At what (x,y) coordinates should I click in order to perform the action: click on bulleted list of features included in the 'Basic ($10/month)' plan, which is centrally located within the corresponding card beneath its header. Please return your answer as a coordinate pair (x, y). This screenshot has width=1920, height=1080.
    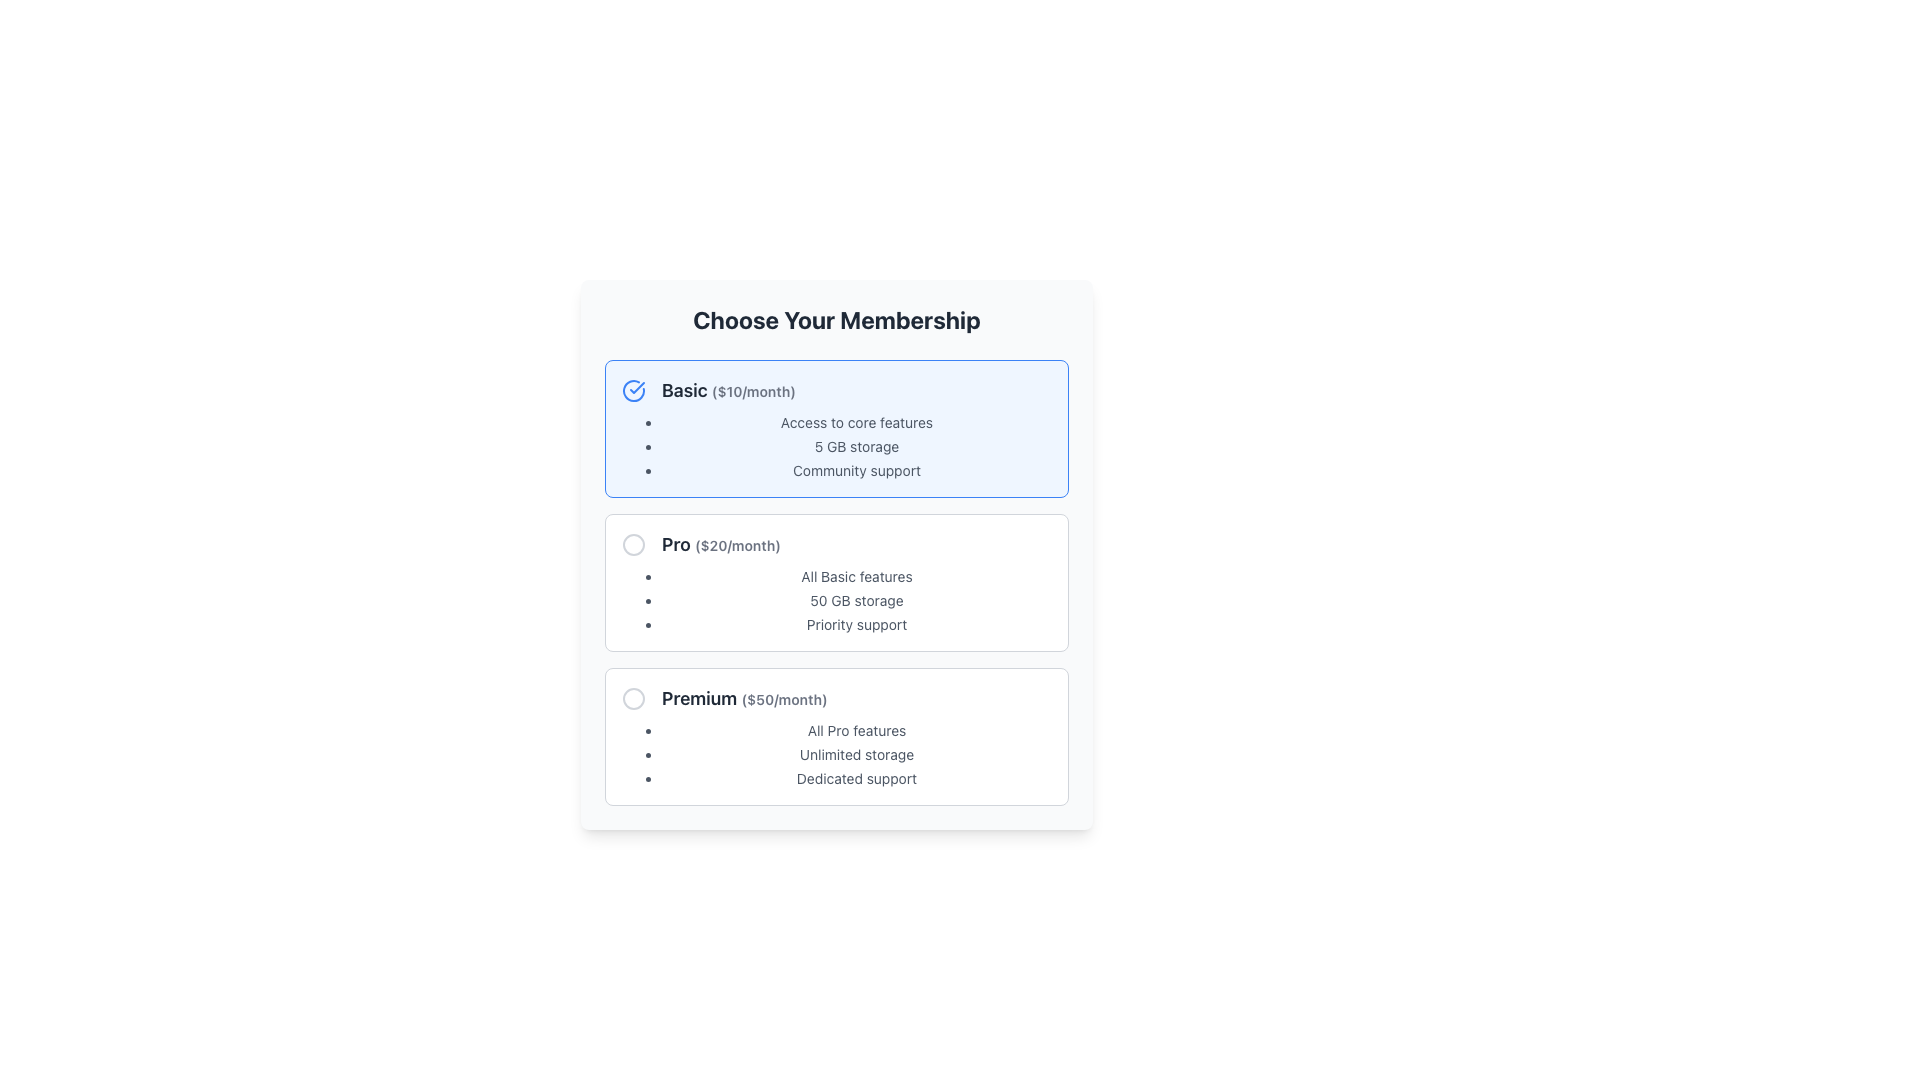
    Looking at the image, I should click on (836, 446).